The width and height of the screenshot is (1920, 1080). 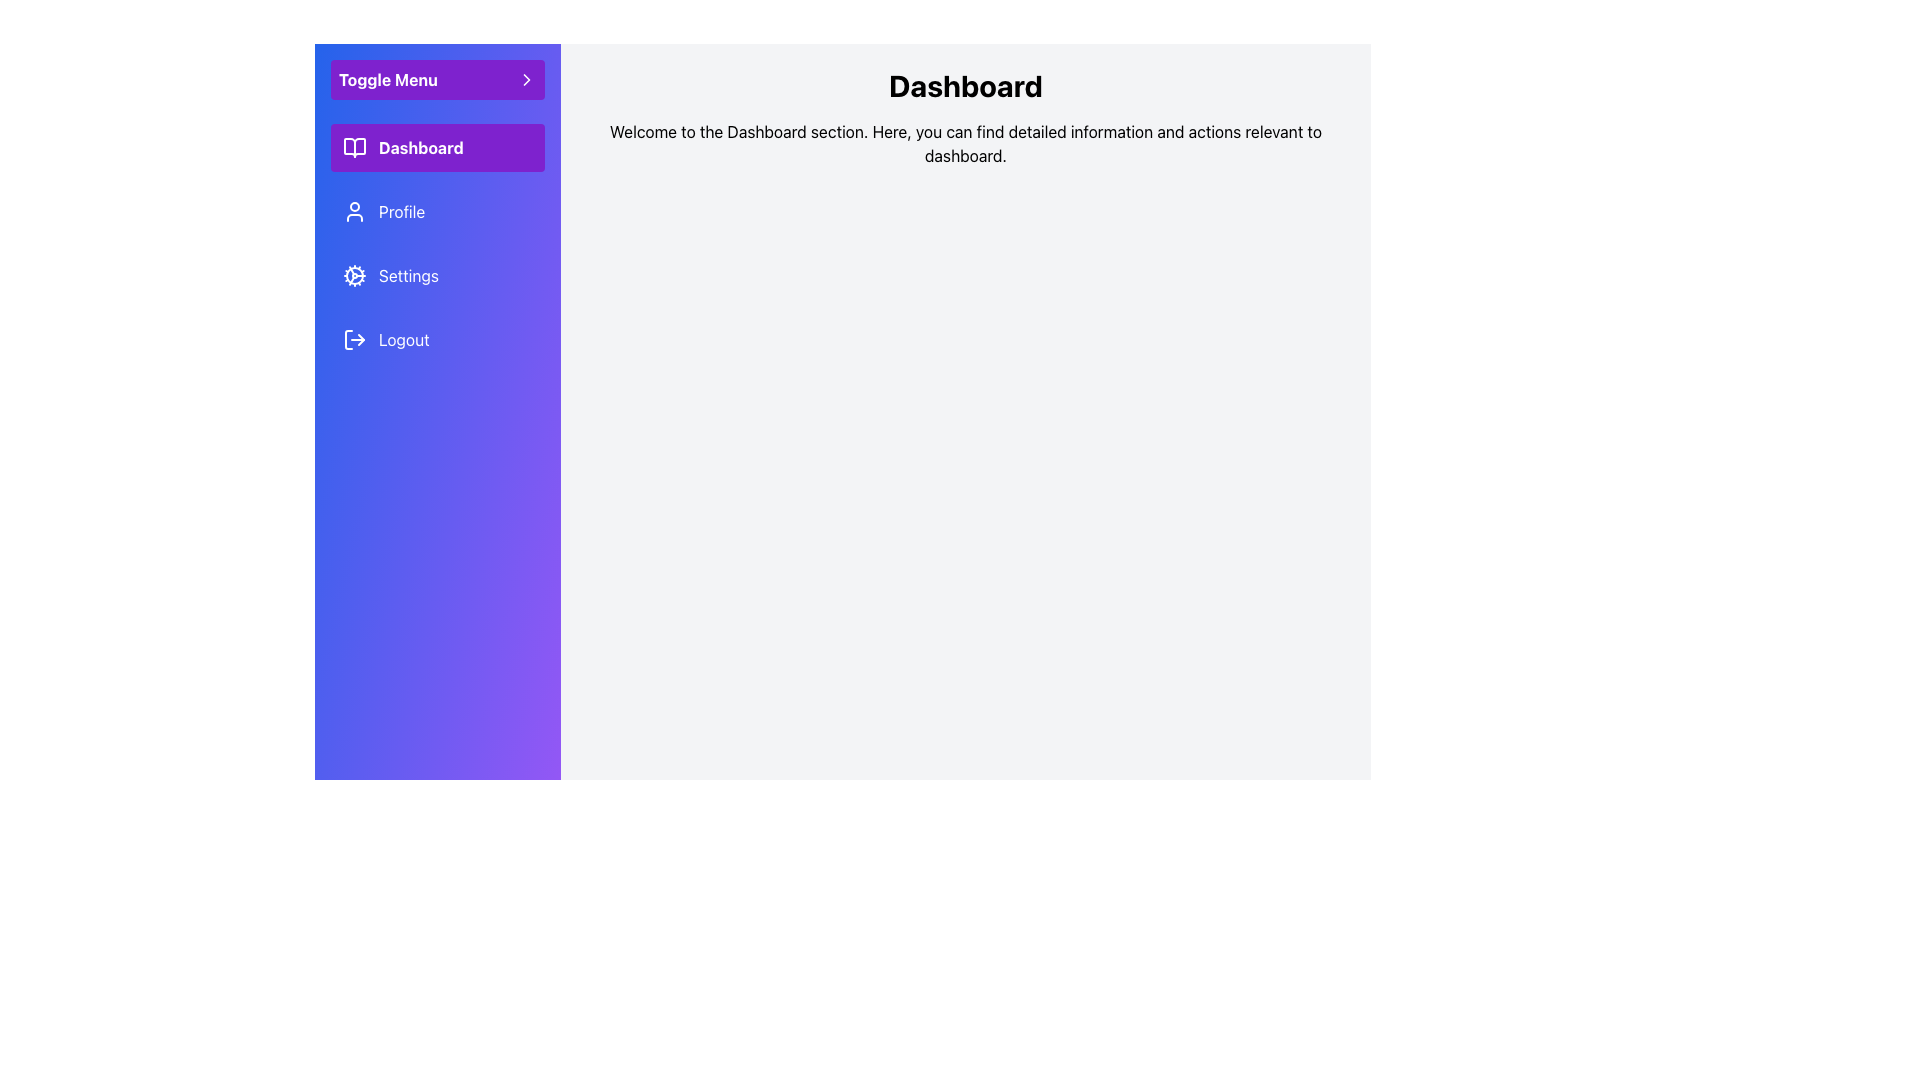 What do you see at coordinates (407, 276) in the screenshot?
I see `the 'Settings' text label, which is styled in white on a gradient purple-blue background` at bounding box center [407, 276].